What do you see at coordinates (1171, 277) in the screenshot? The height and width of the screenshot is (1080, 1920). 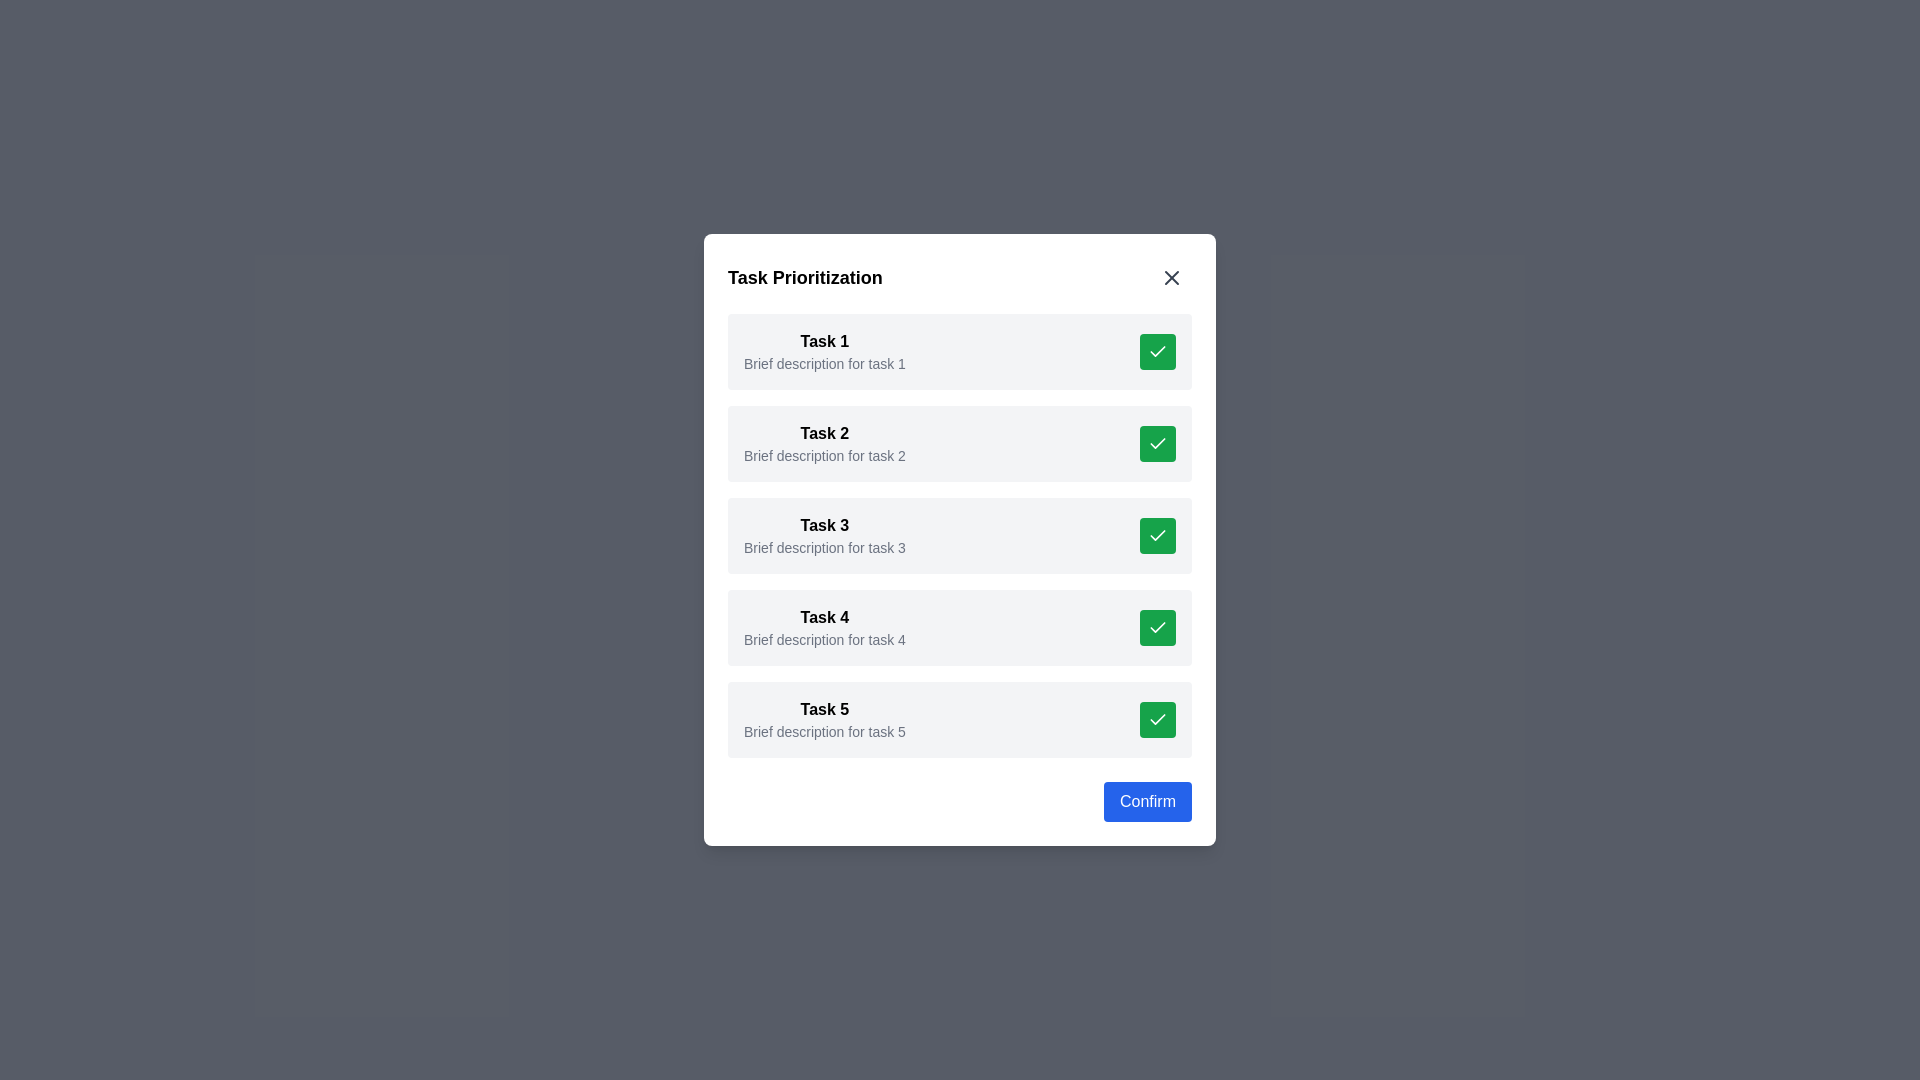 I see `the close button represented by the SVG icon in the top-right corner of the modal` at bounding box center [1171, 277].